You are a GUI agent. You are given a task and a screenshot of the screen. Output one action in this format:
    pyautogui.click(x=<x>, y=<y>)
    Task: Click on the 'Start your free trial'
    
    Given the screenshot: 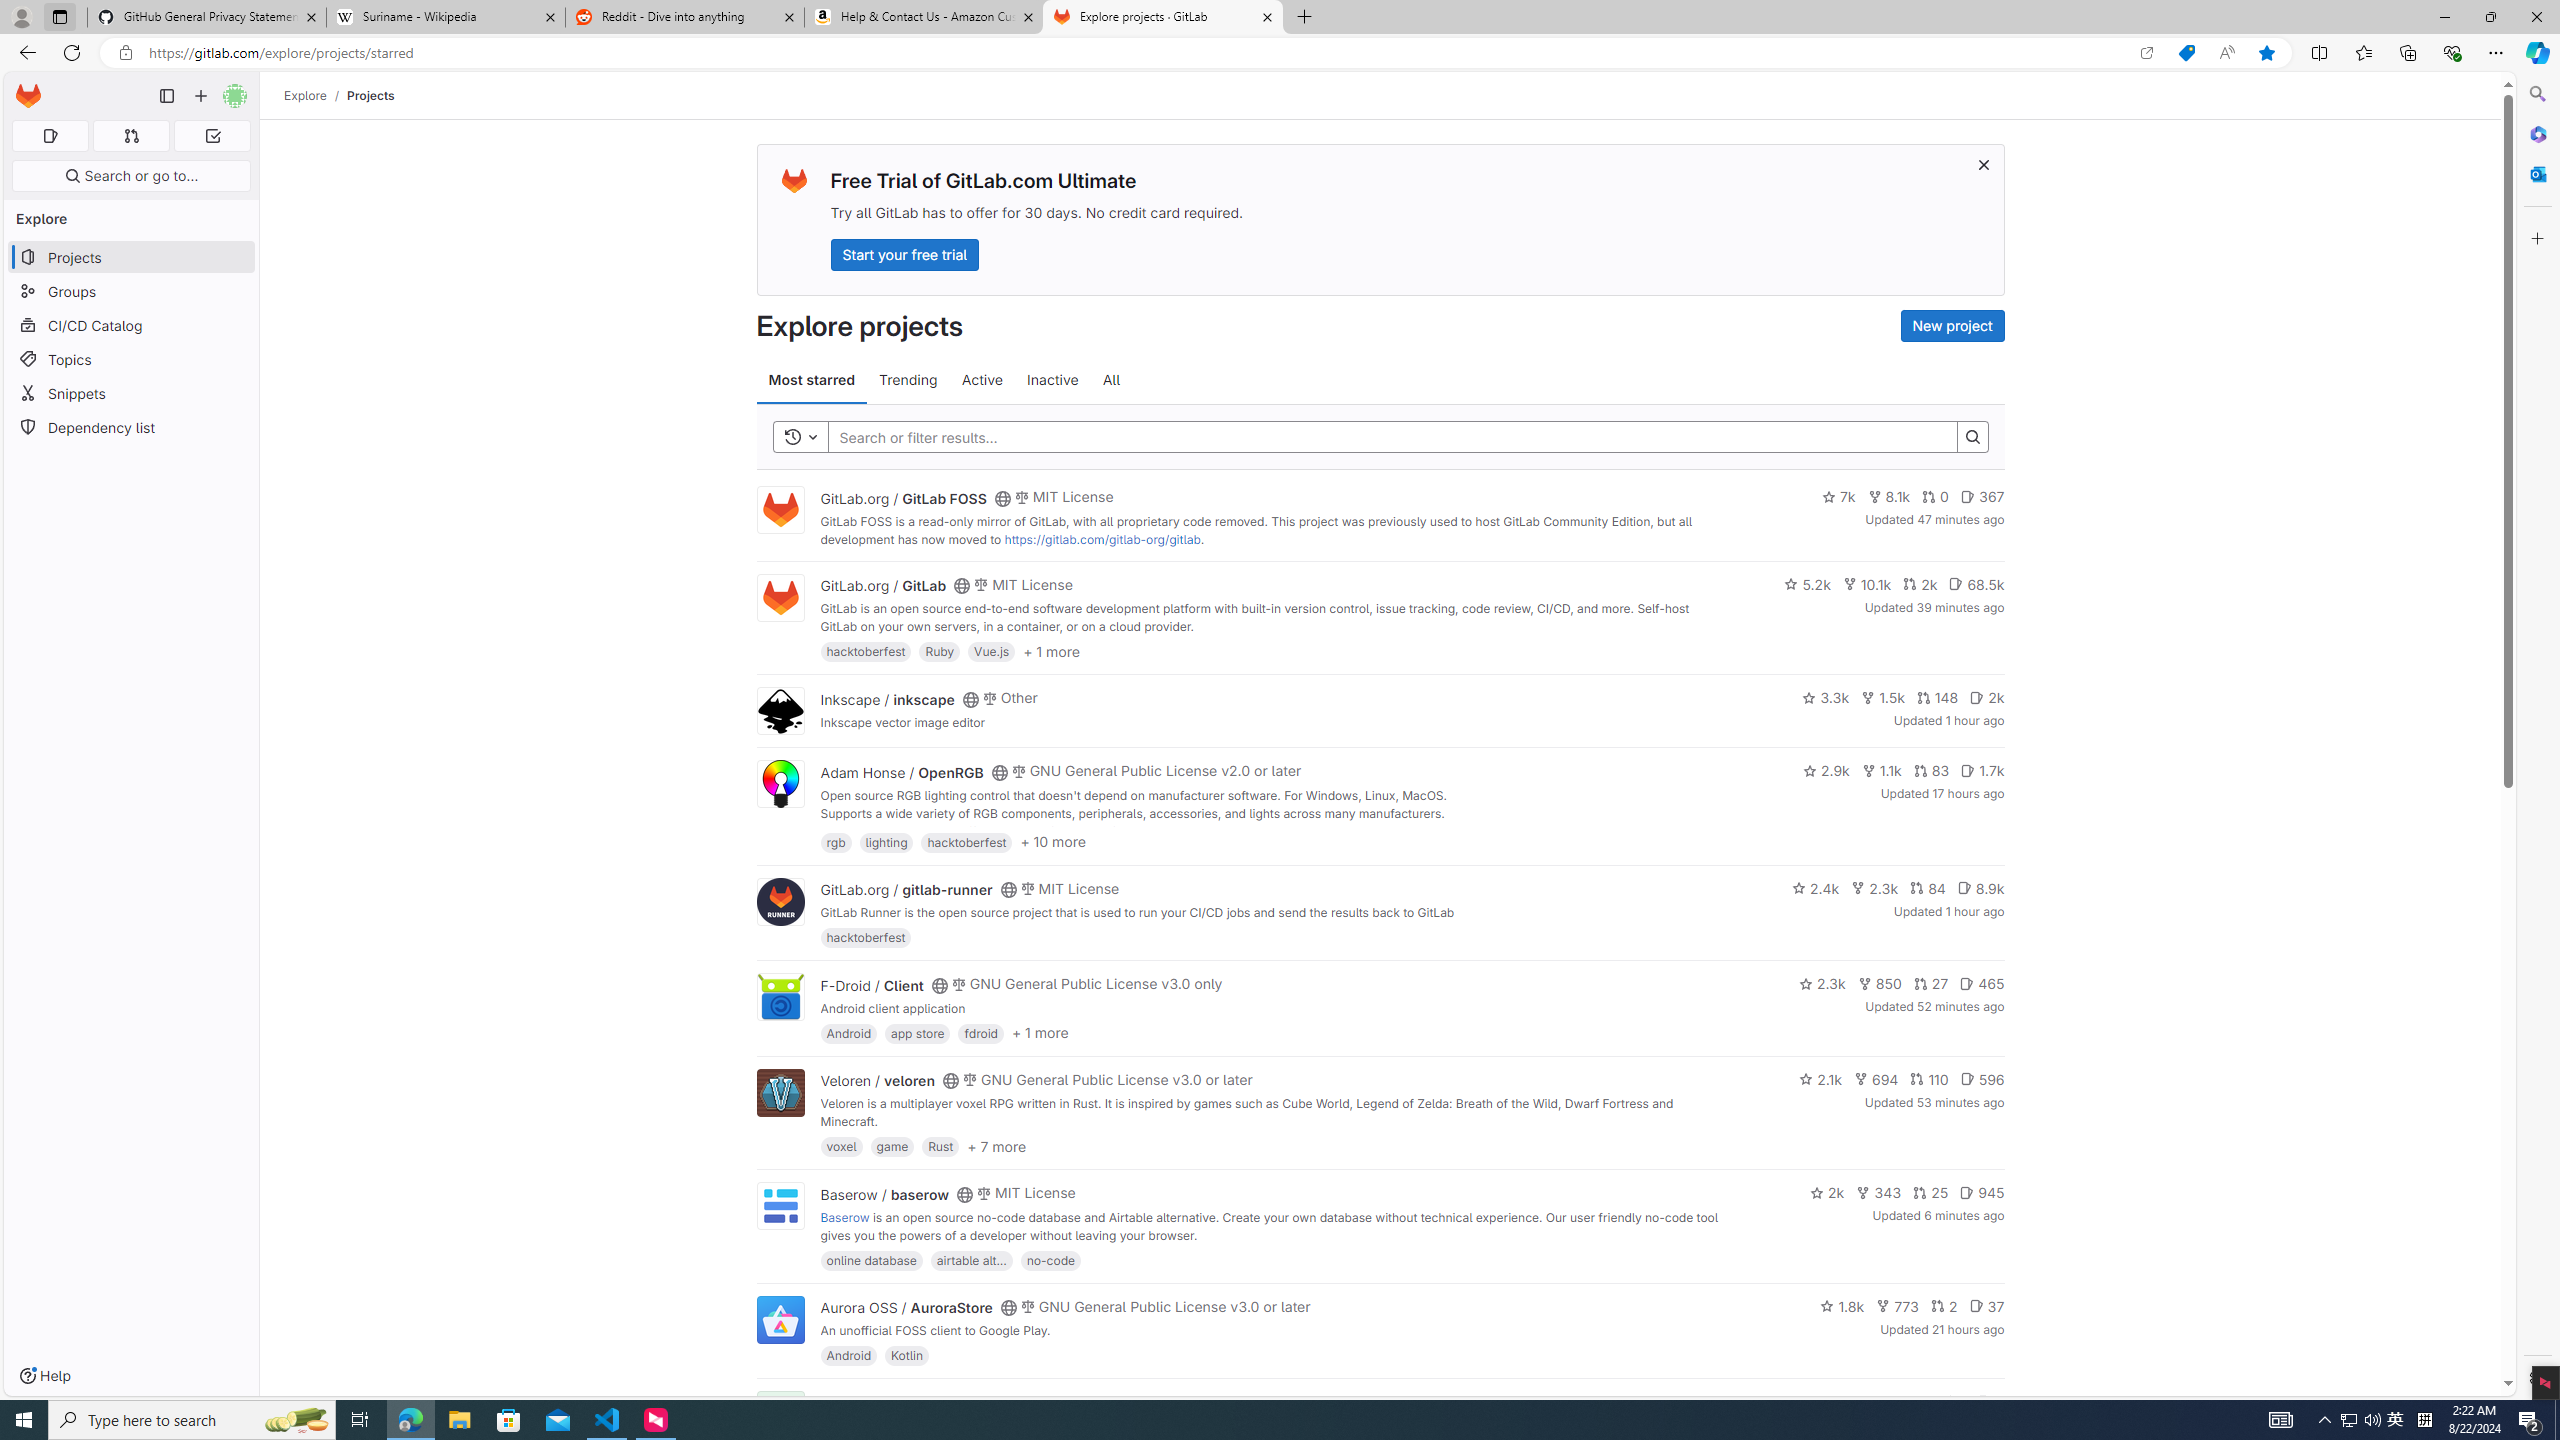 What is the action you would take?
    pyautogui.click(x=904, y=253)
    